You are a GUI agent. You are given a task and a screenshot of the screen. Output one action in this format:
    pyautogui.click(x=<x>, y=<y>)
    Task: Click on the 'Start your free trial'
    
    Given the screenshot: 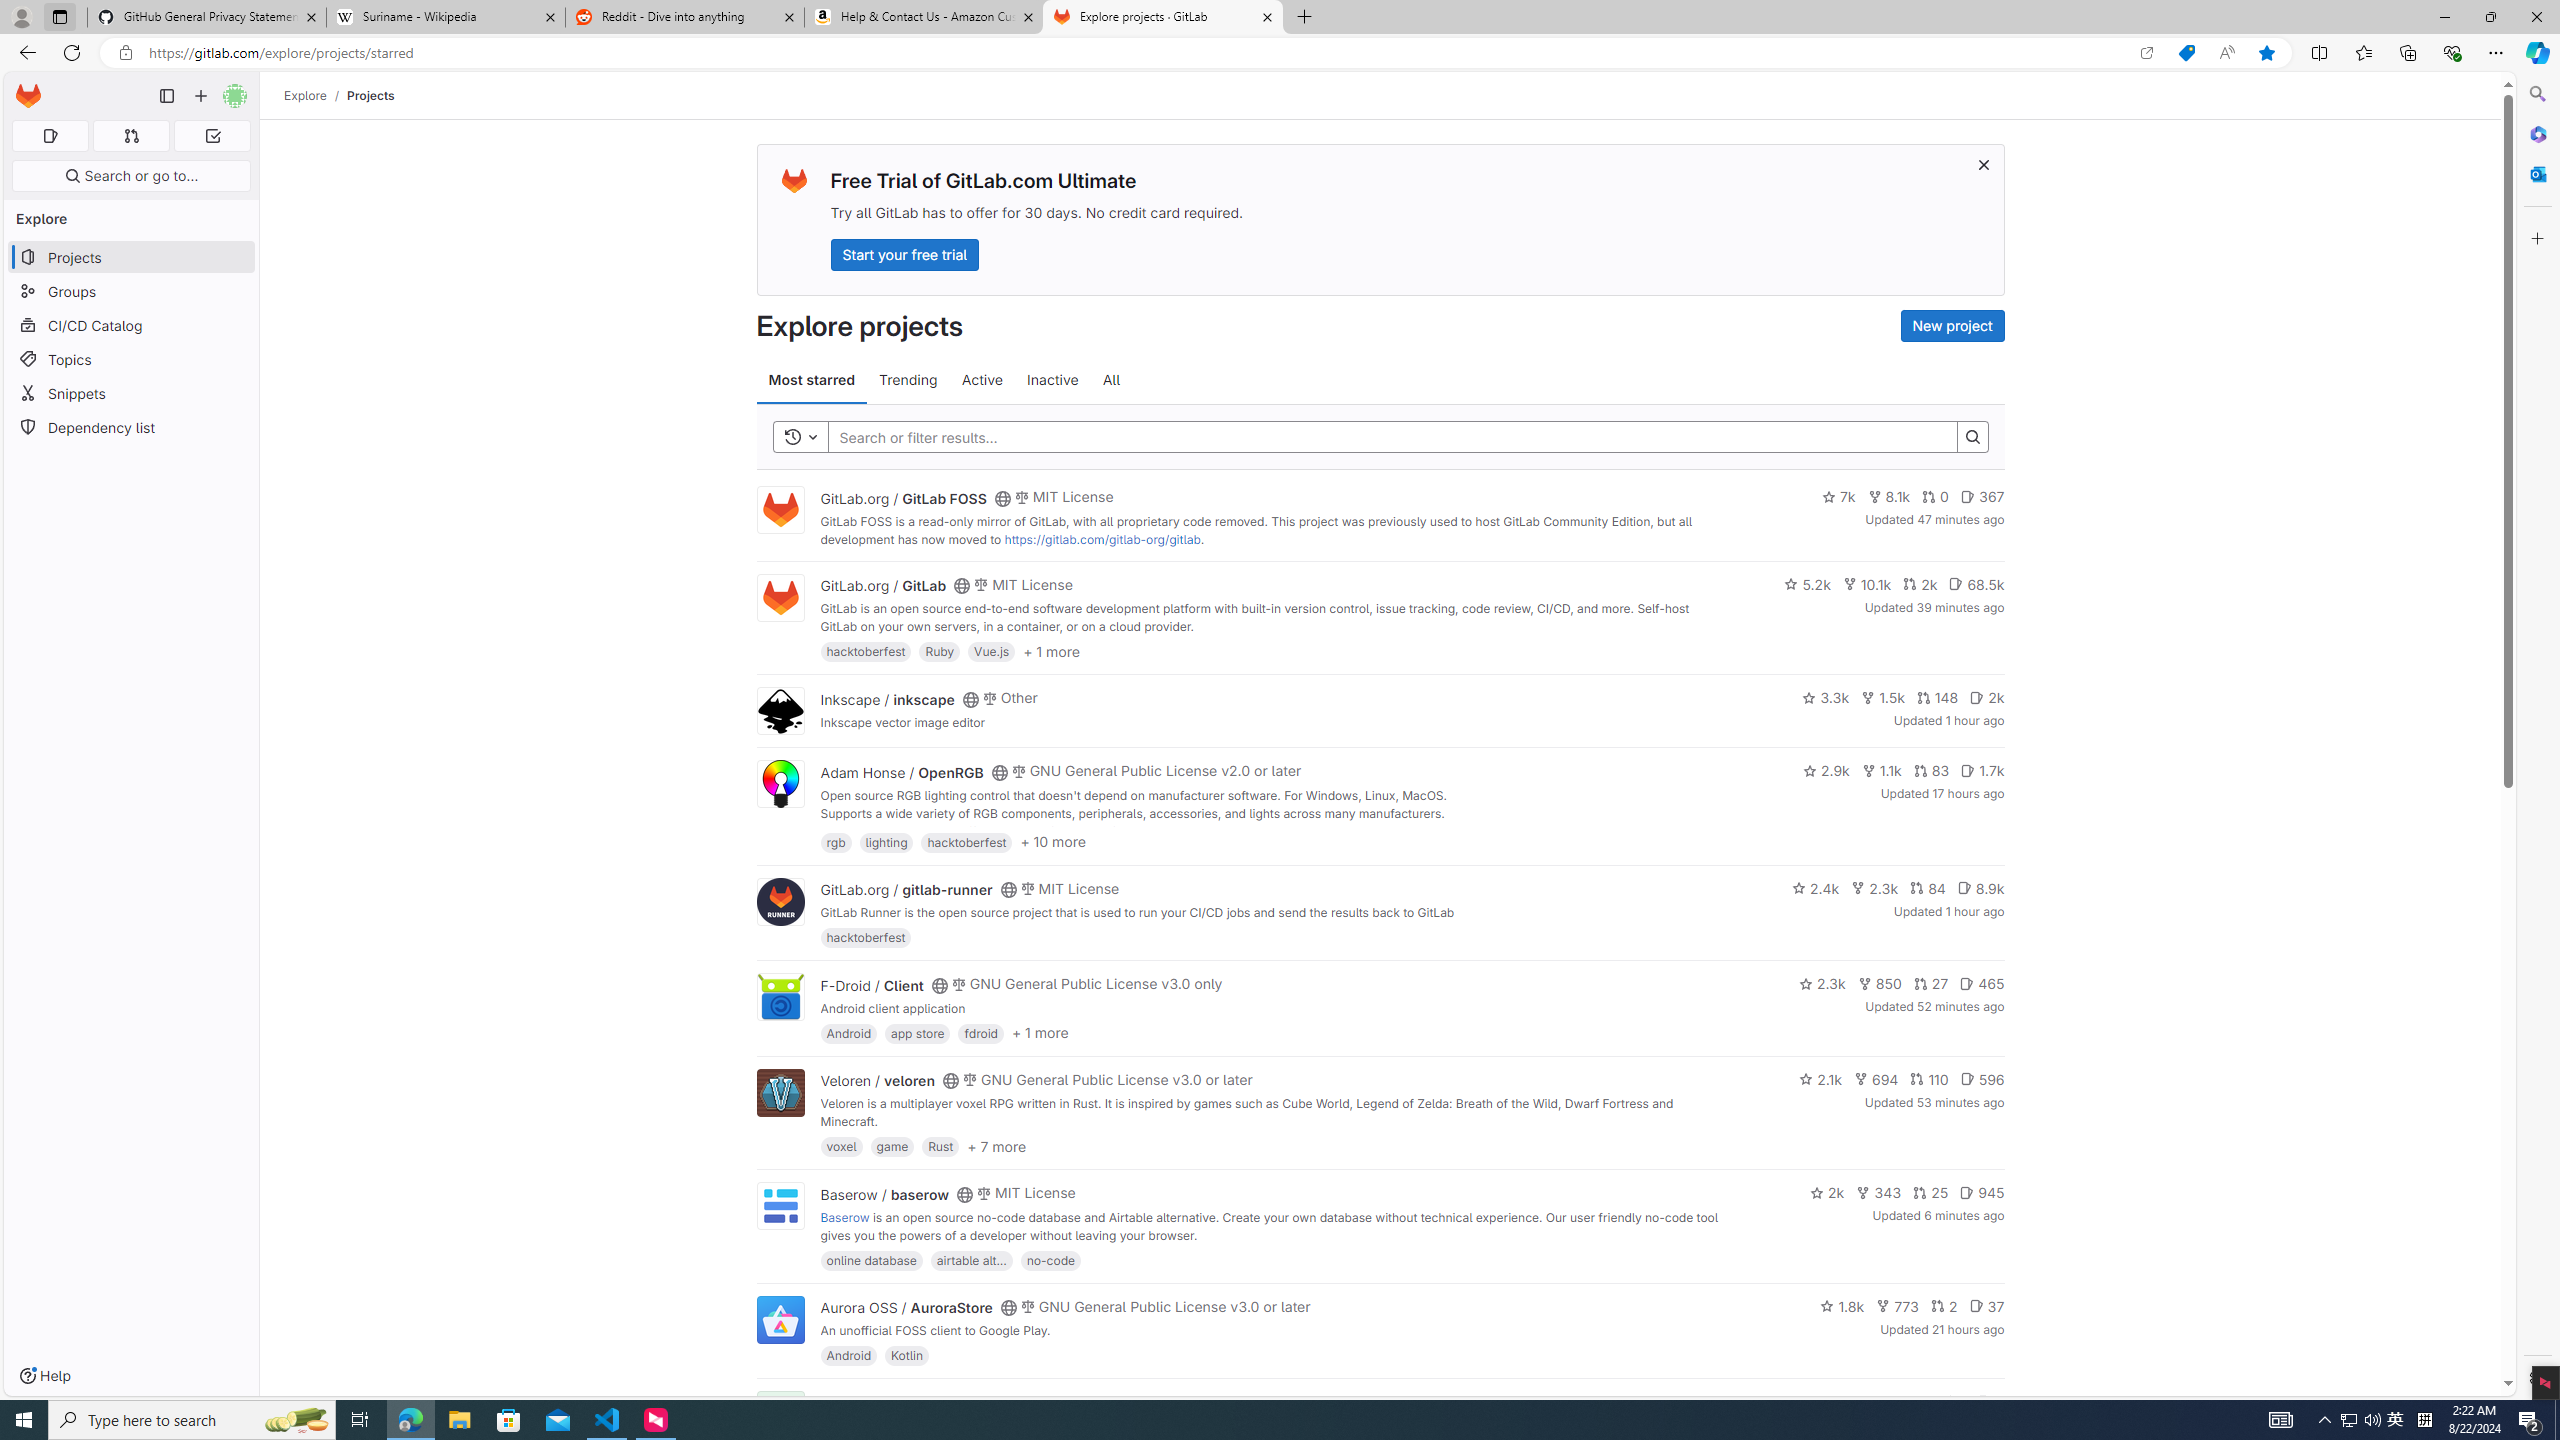 What is the action you would take?
    pyautogui.click(x=904, y=253)
    